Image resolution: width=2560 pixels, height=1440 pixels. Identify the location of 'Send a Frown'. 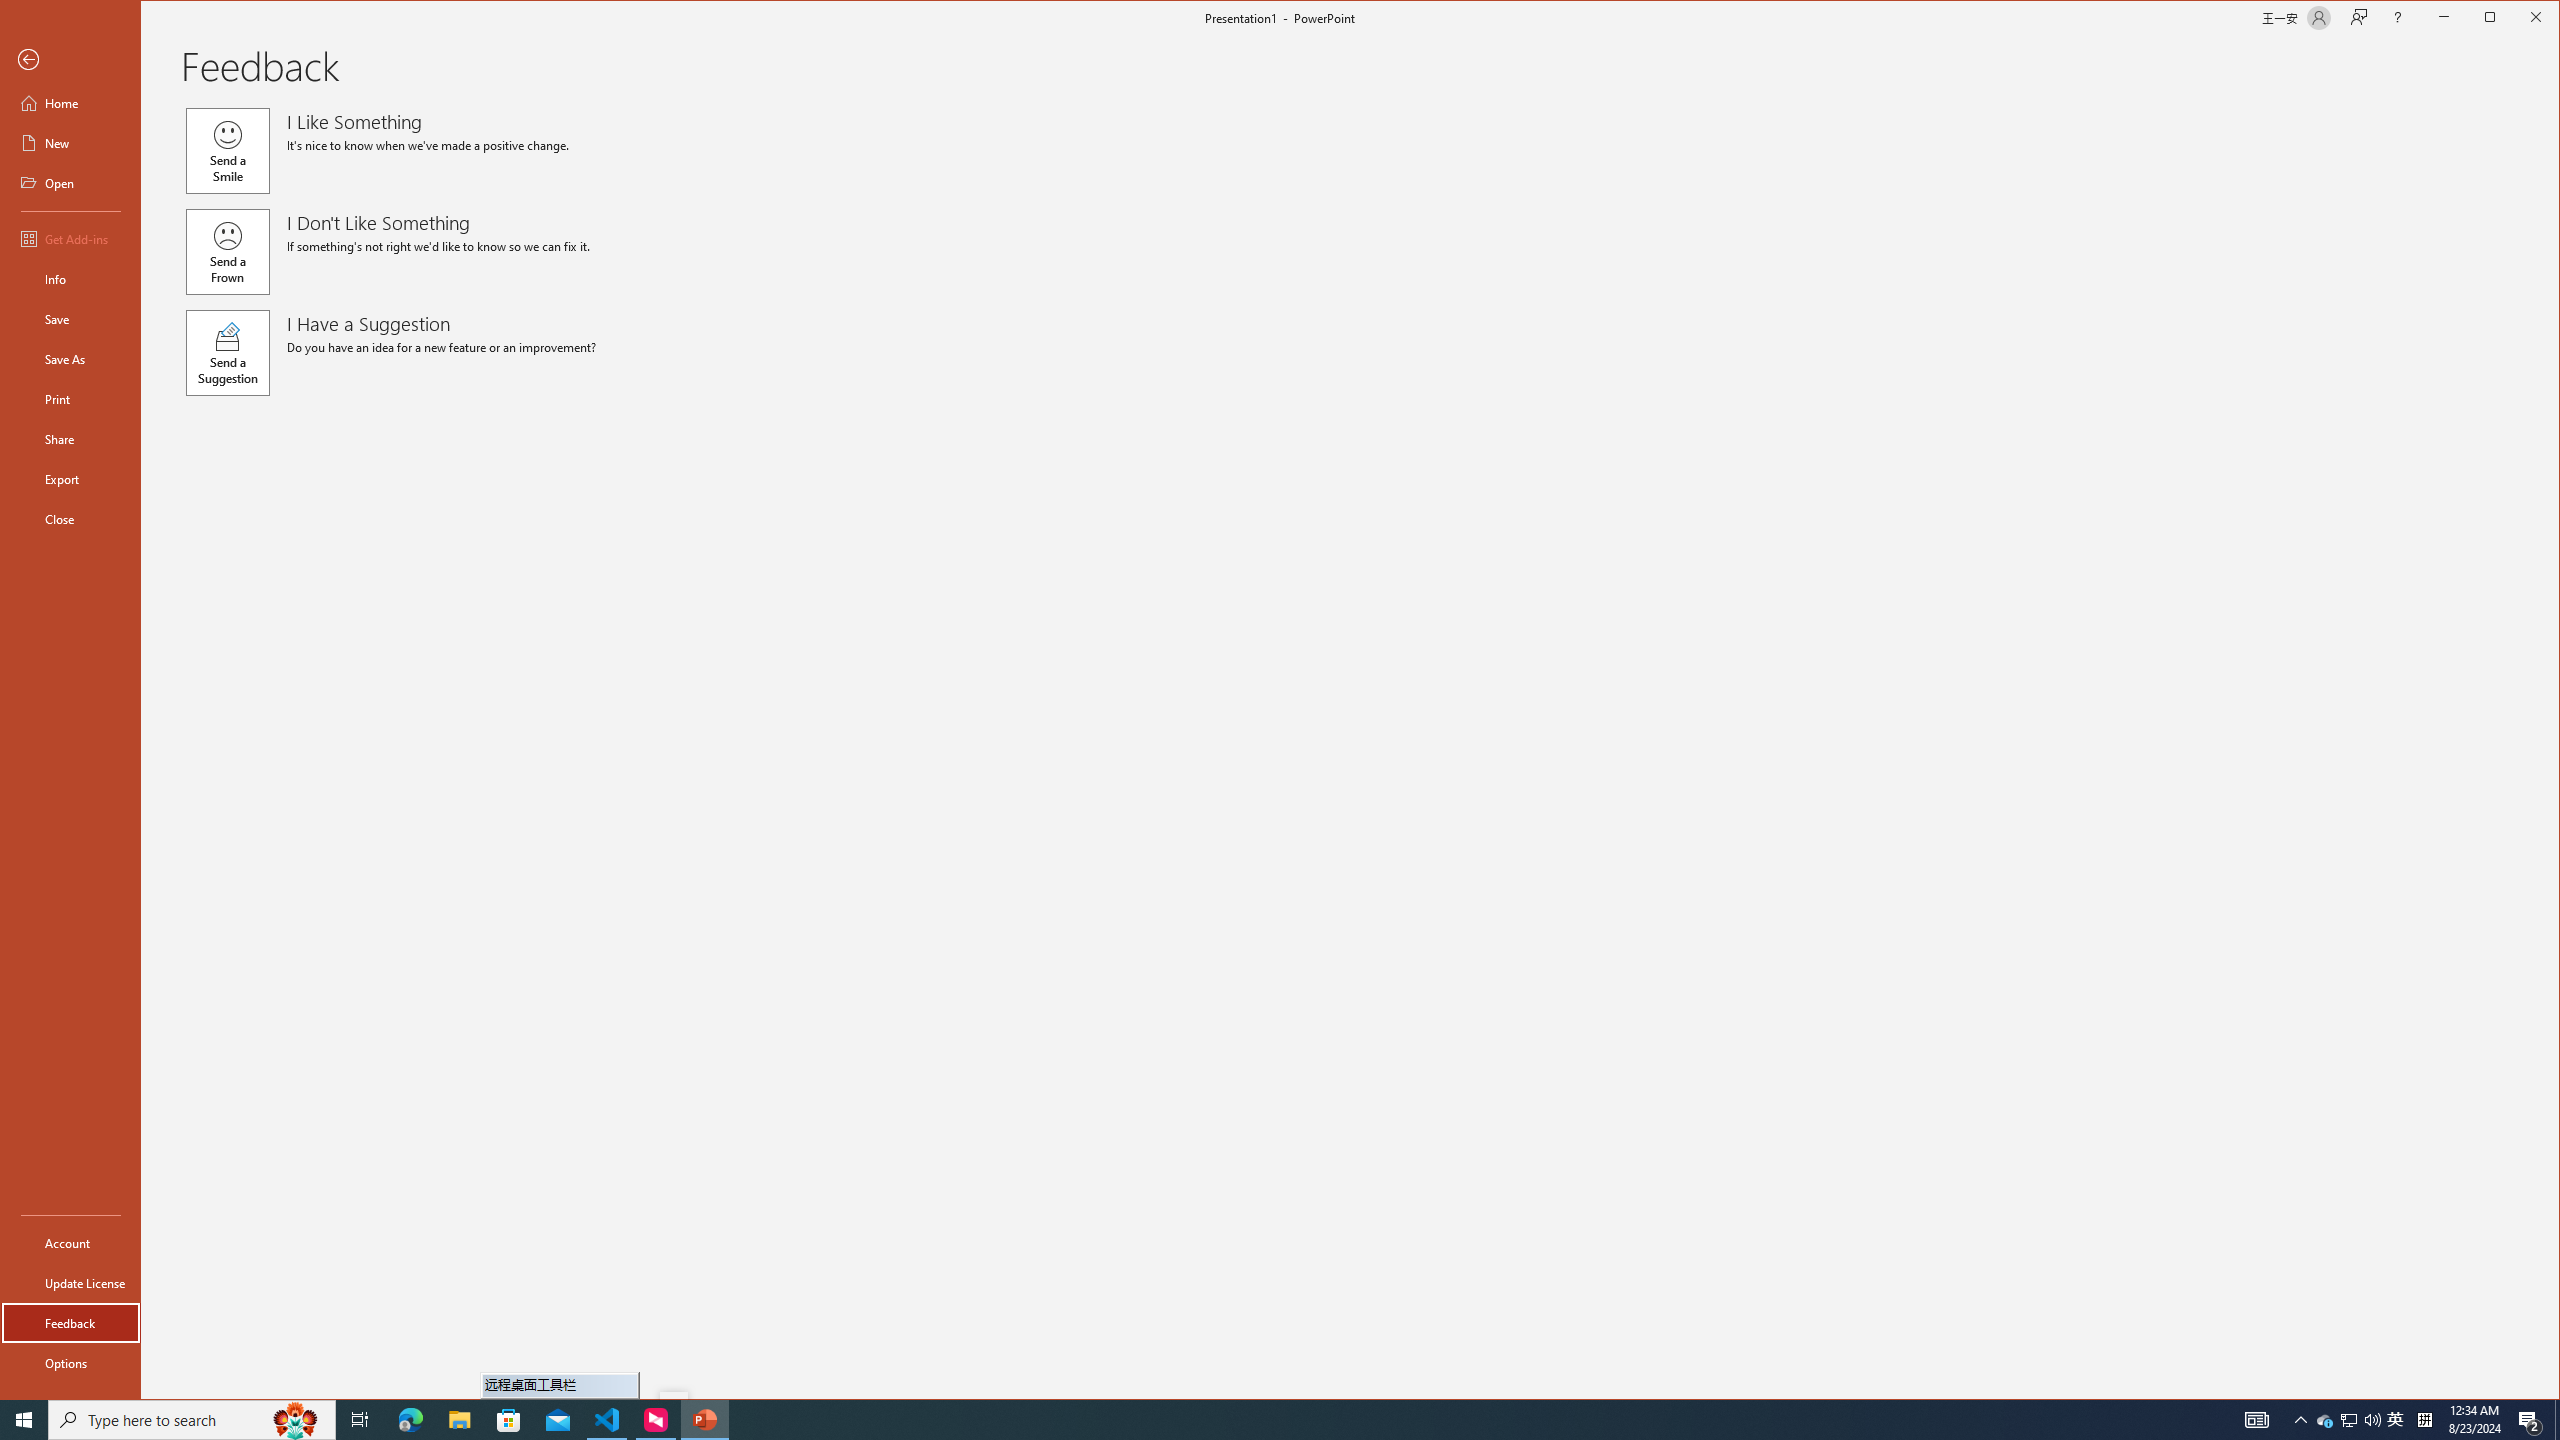
(227, 250).